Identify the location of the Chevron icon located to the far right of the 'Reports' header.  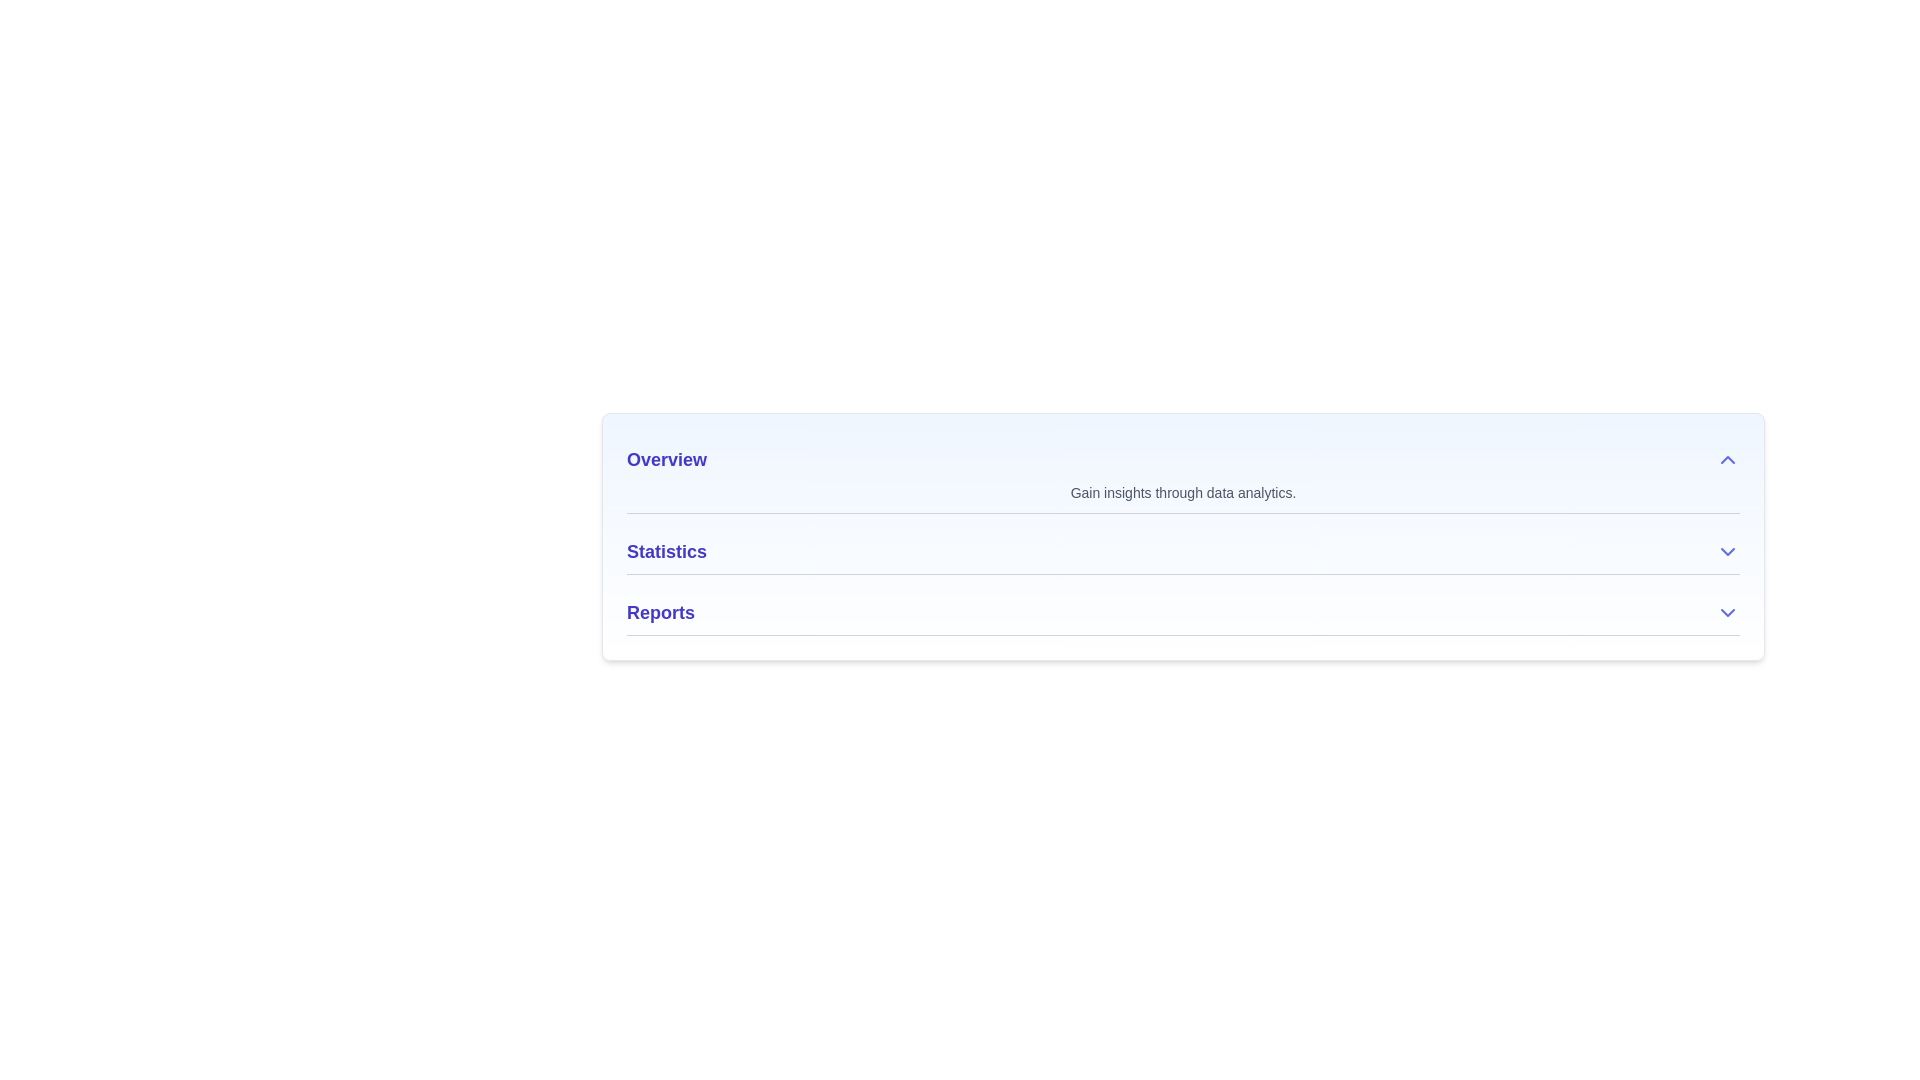
(1727, 611).